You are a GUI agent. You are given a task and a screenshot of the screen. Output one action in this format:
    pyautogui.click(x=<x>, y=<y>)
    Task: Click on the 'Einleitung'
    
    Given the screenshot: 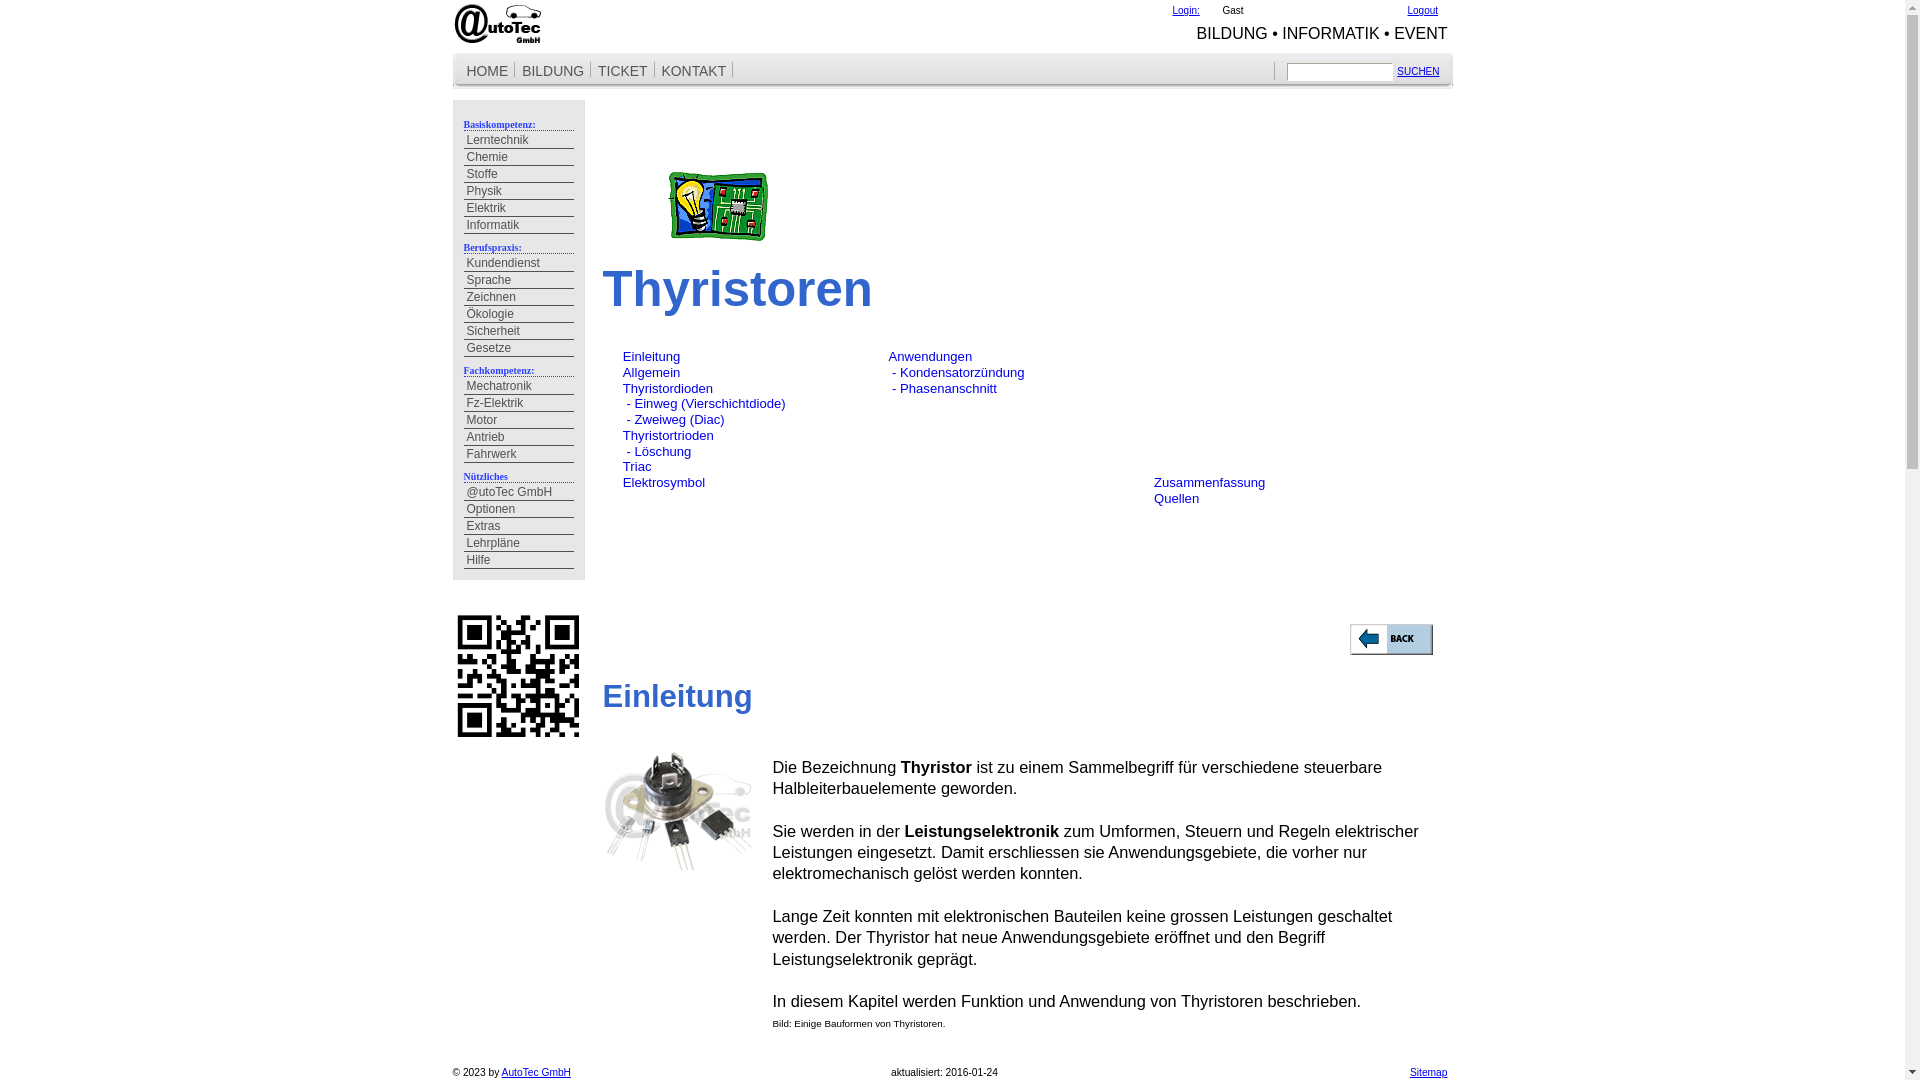 What is the action you would take?
    pyautogui.click(x=622, y=355)
    